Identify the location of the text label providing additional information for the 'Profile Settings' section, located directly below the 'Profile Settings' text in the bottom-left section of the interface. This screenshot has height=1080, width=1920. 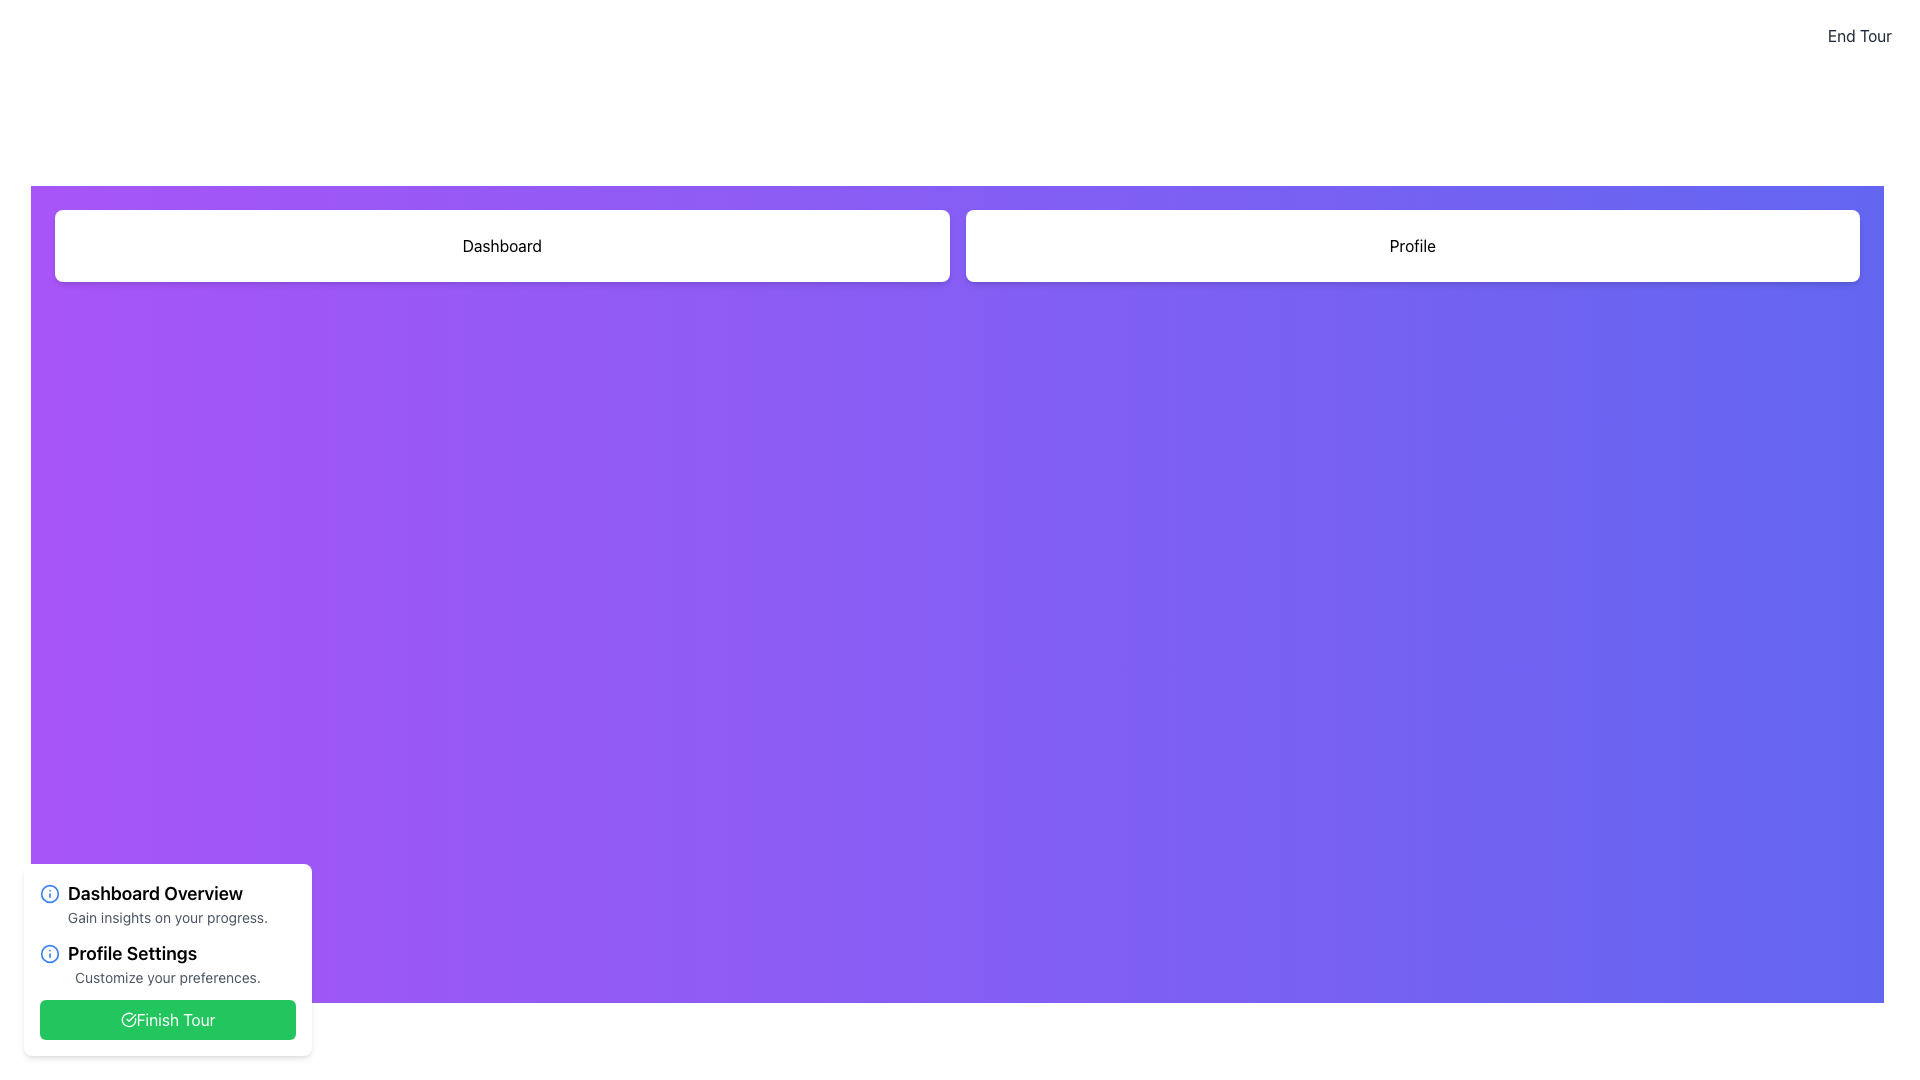
(168, 977).